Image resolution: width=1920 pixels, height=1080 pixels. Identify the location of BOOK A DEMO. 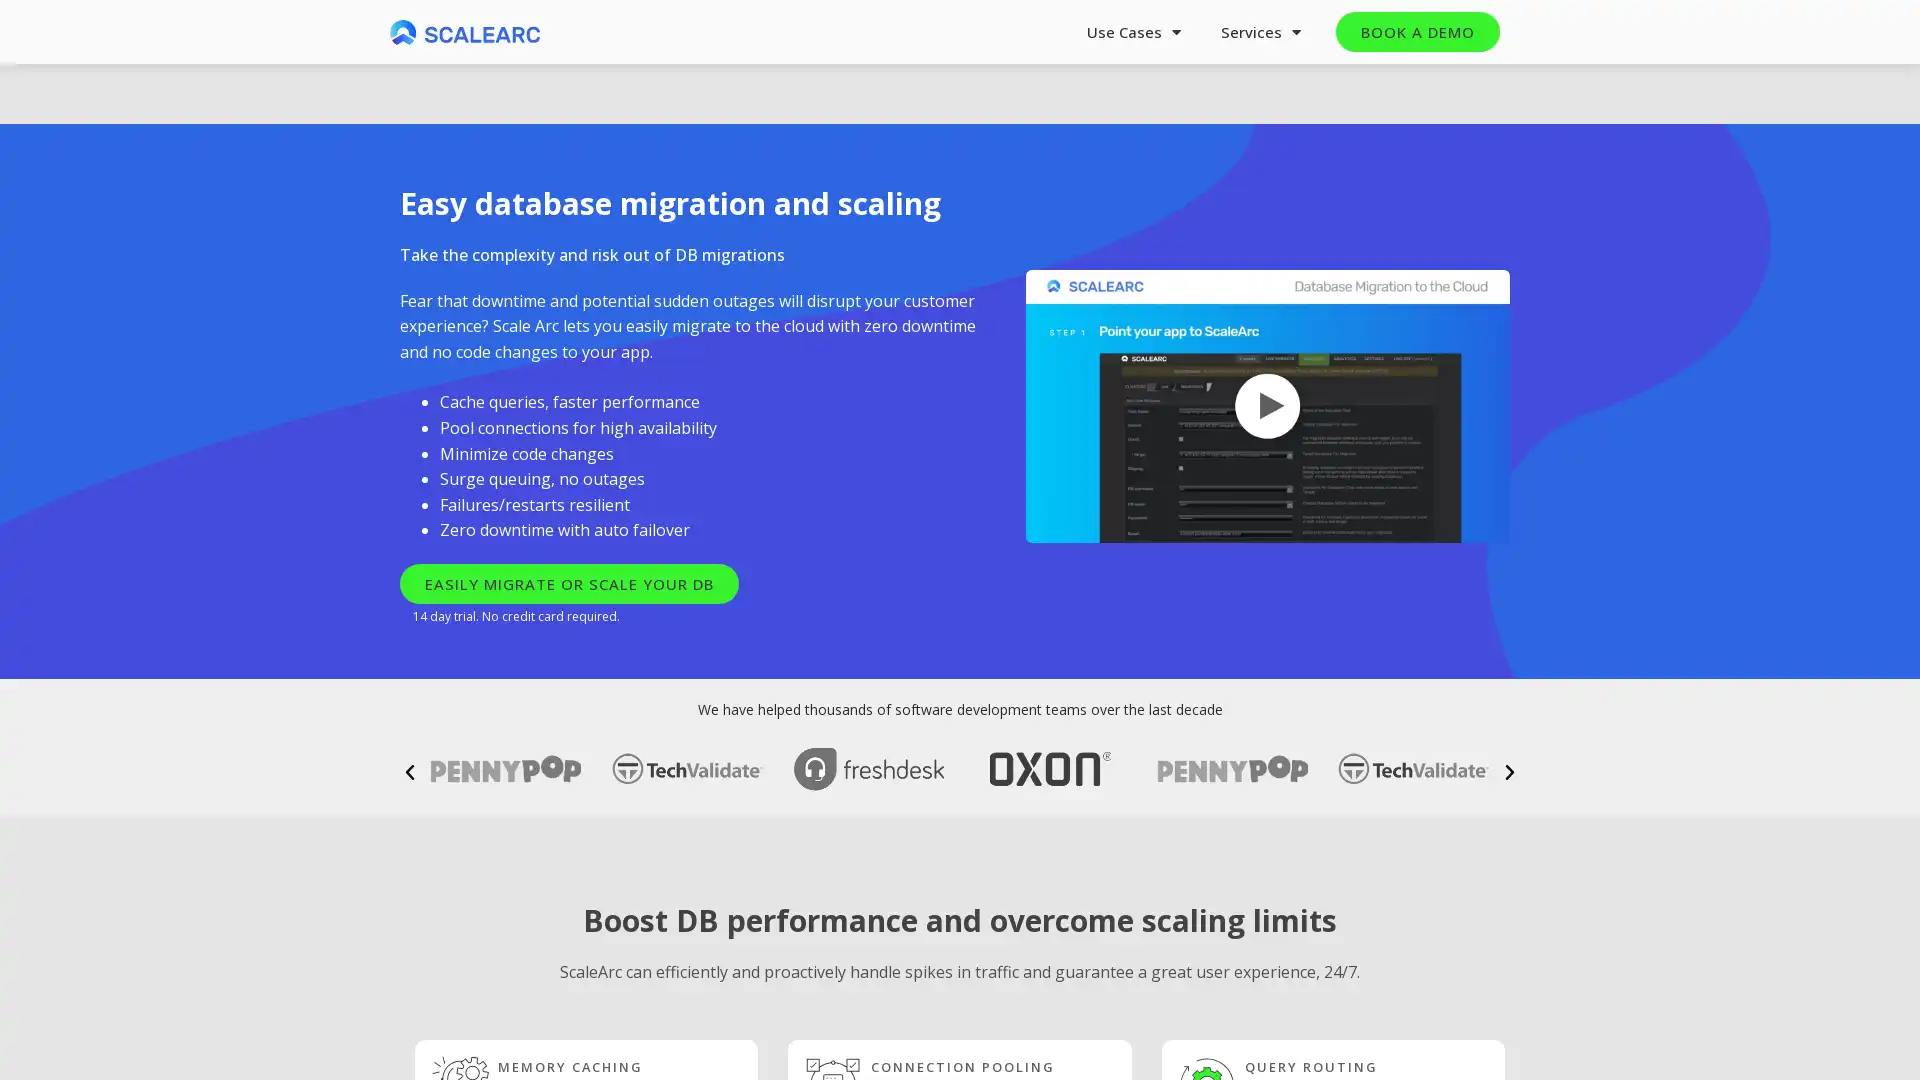
(1416, 31).